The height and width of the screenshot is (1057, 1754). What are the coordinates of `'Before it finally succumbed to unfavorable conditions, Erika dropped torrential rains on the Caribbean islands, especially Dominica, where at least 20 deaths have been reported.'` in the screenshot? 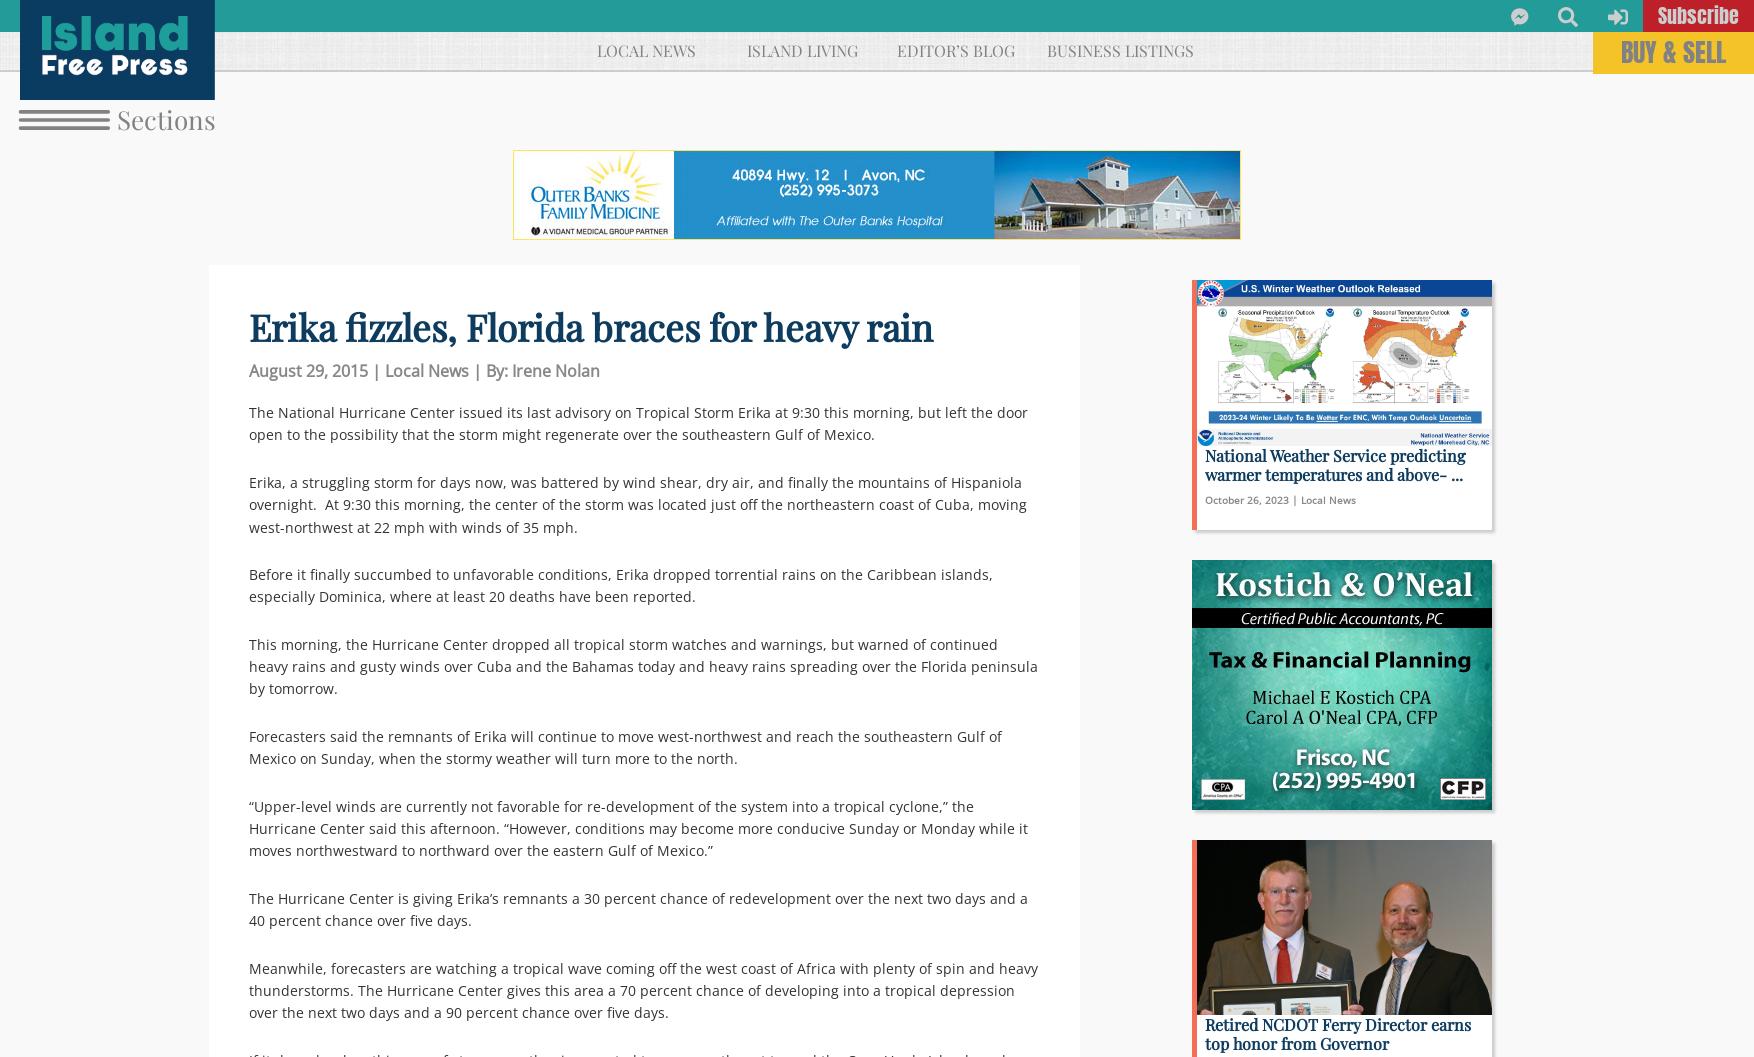 It's located at (619, 584).